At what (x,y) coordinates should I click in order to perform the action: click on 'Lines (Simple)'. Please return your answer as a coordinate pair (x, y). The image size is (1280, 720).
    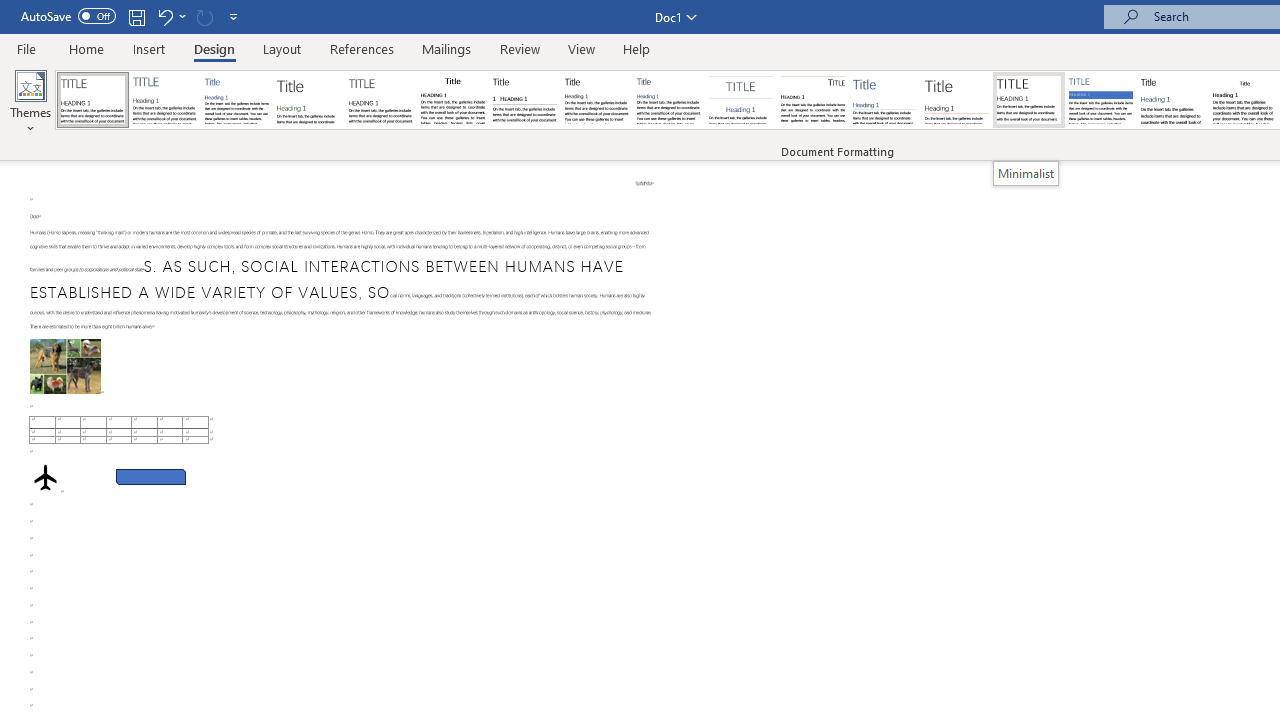
    Looking at the image, I should click on (884, 100).